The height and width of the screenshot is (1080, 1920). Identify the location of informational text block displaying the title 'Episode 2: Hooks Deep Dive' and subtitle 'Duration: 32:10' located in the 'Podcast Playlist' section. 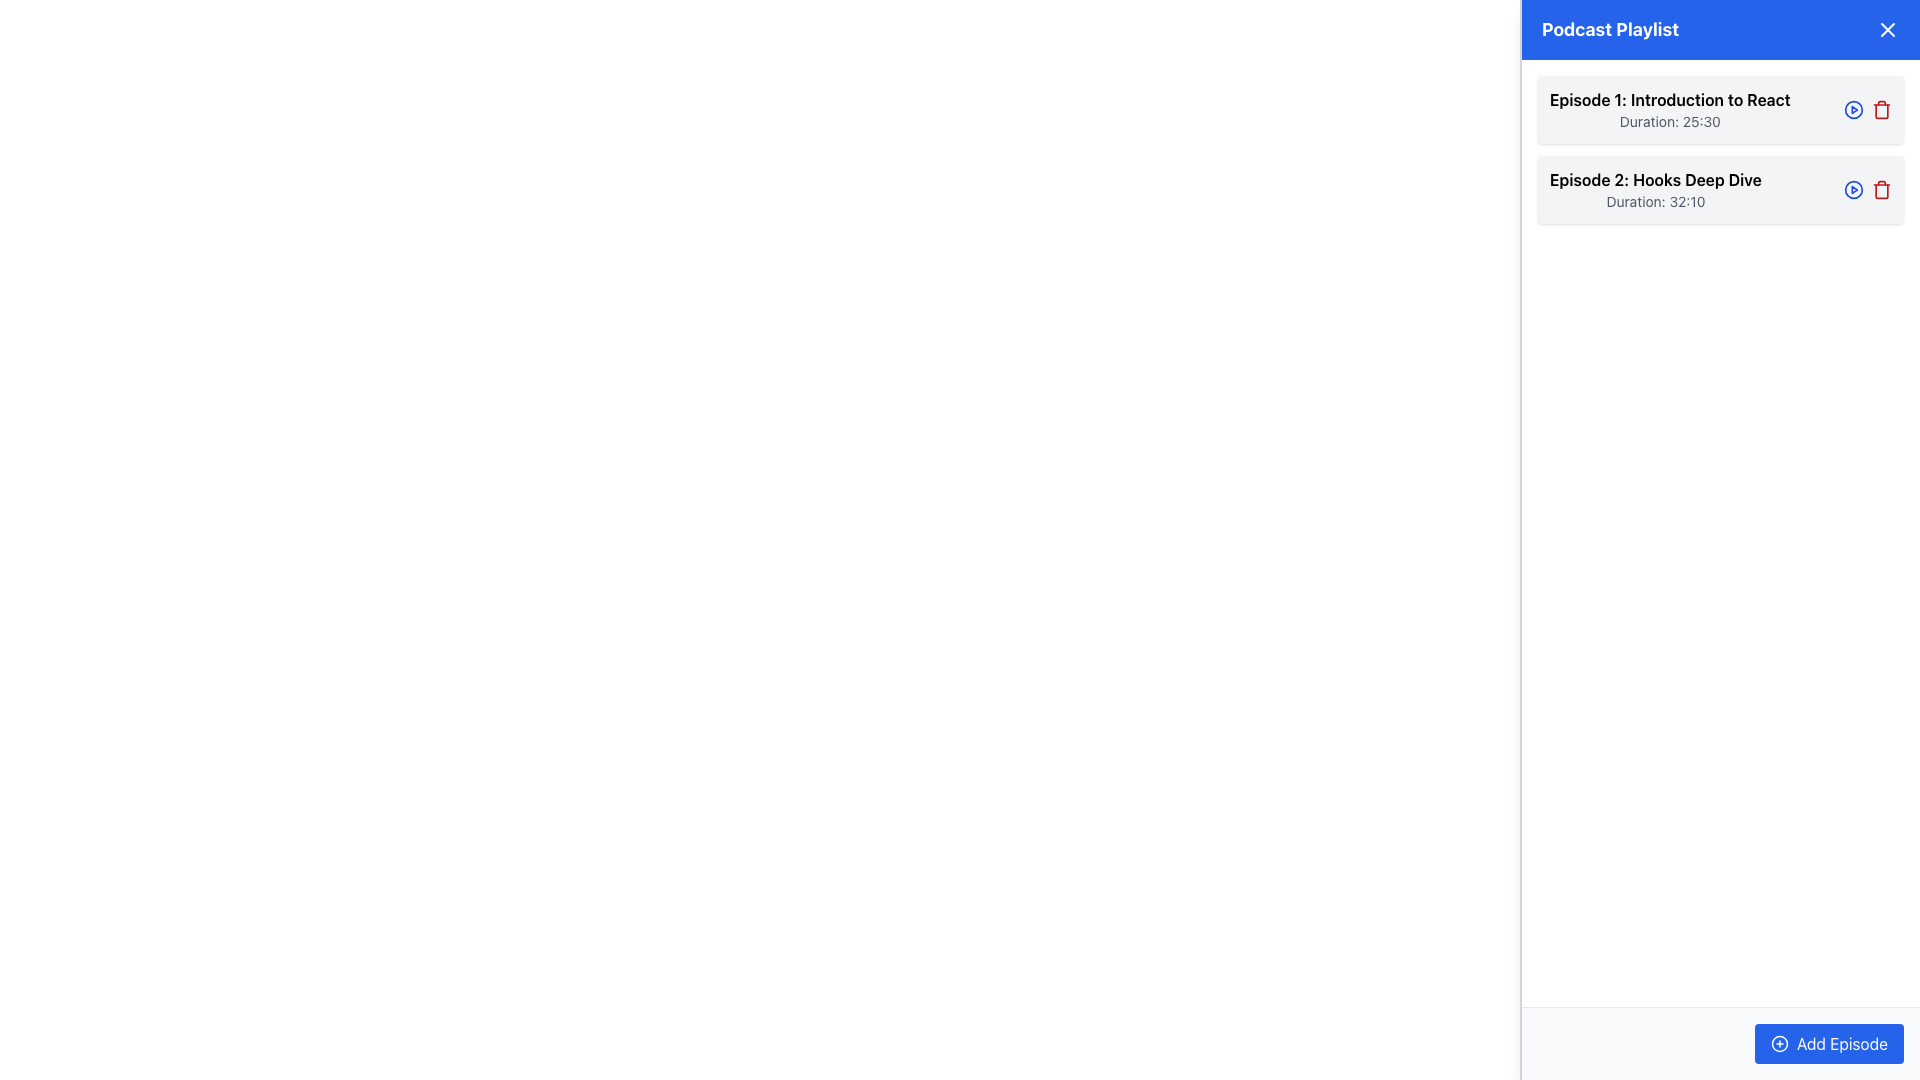
(1656, 189).